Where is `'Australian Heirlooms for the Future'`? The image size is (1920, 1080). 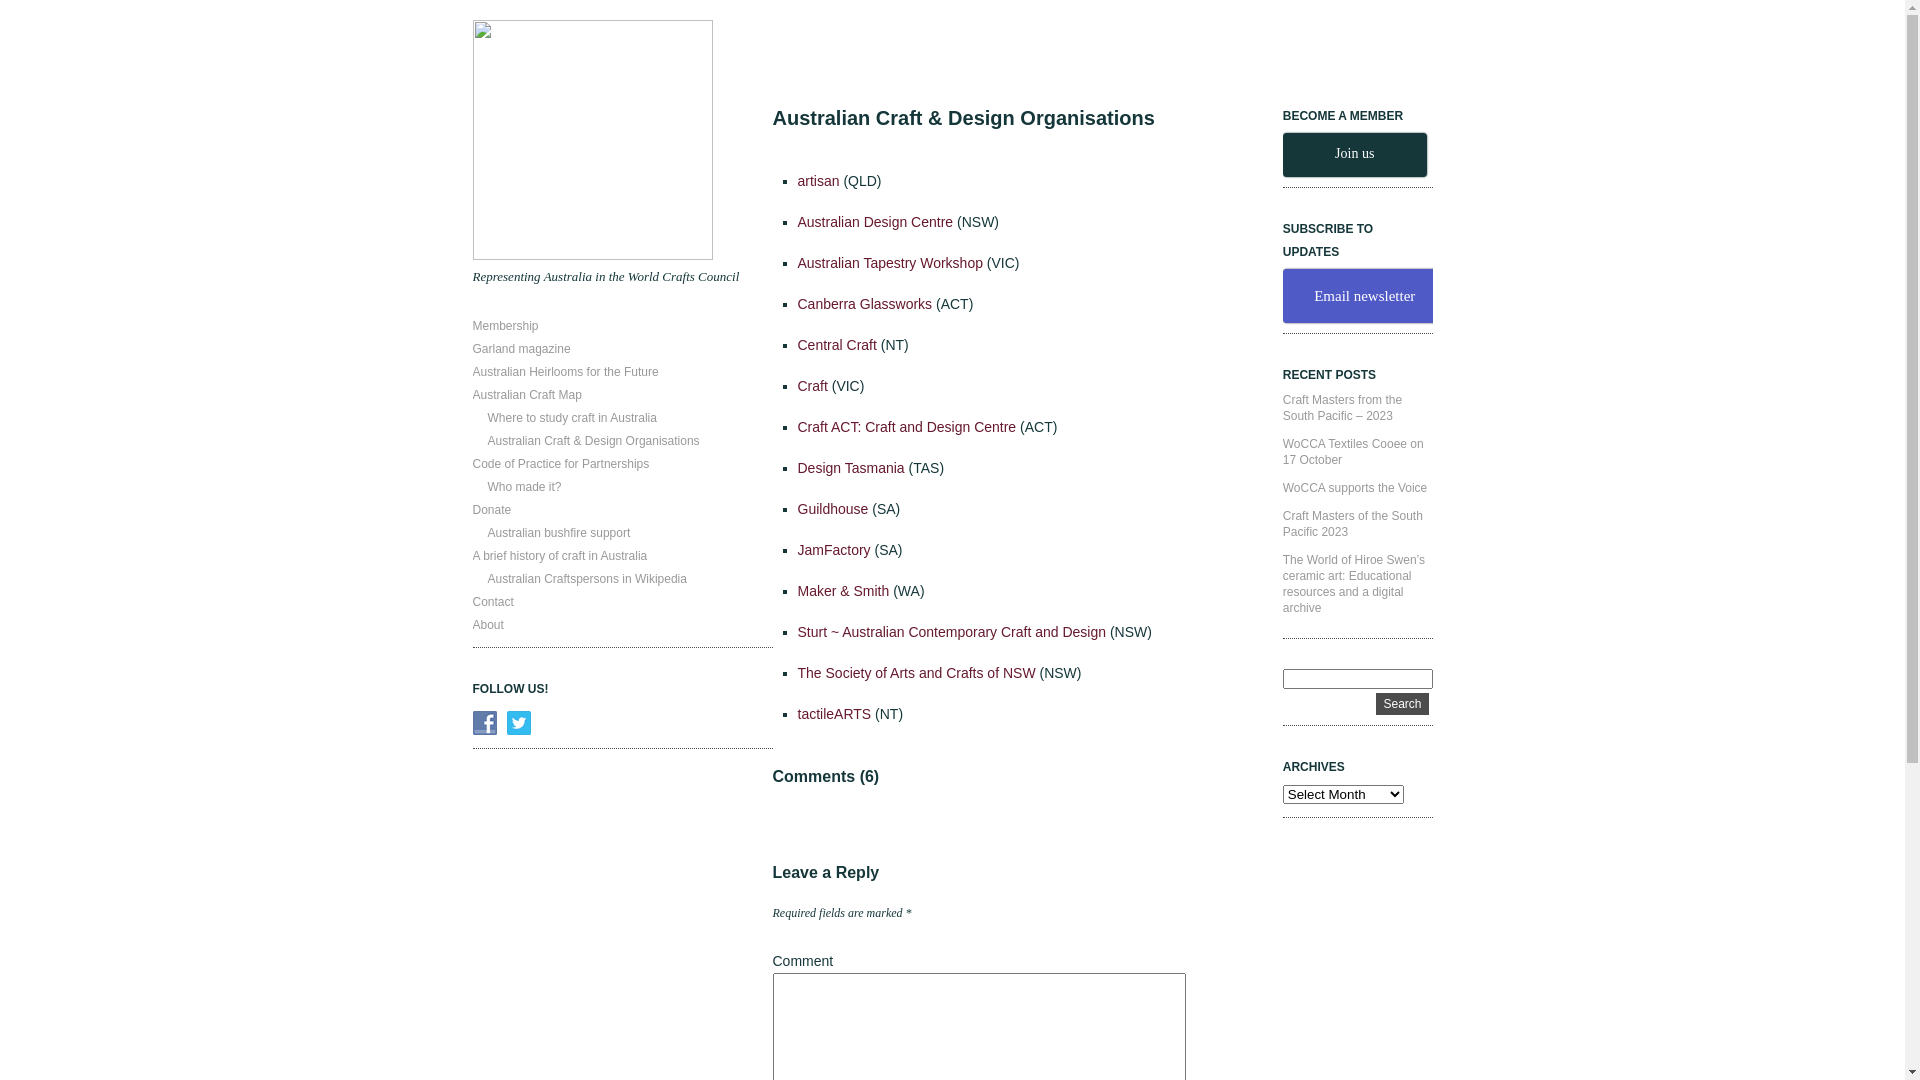 'Australian Heirlooms for the Future' is located at coordinates (470, 371).